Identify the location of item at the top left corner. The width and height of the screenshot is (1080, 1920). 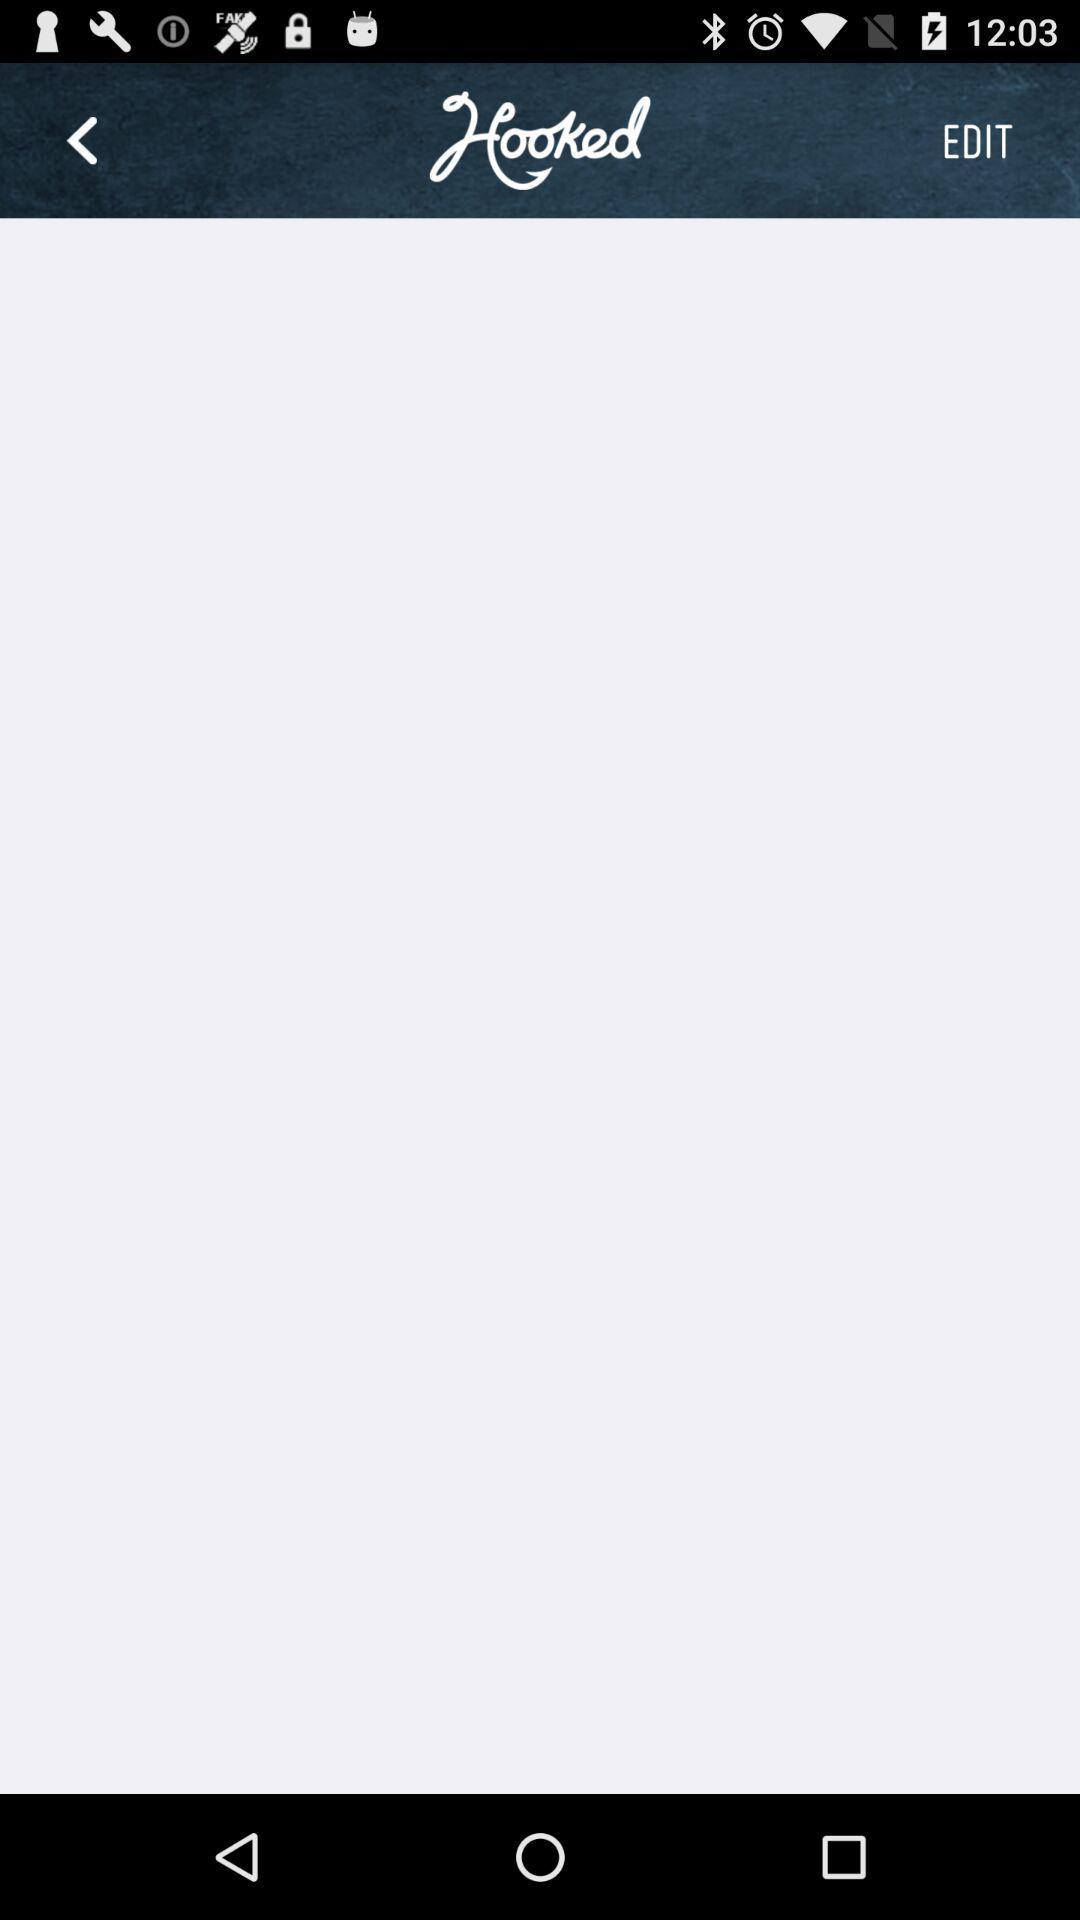
(80, 139).